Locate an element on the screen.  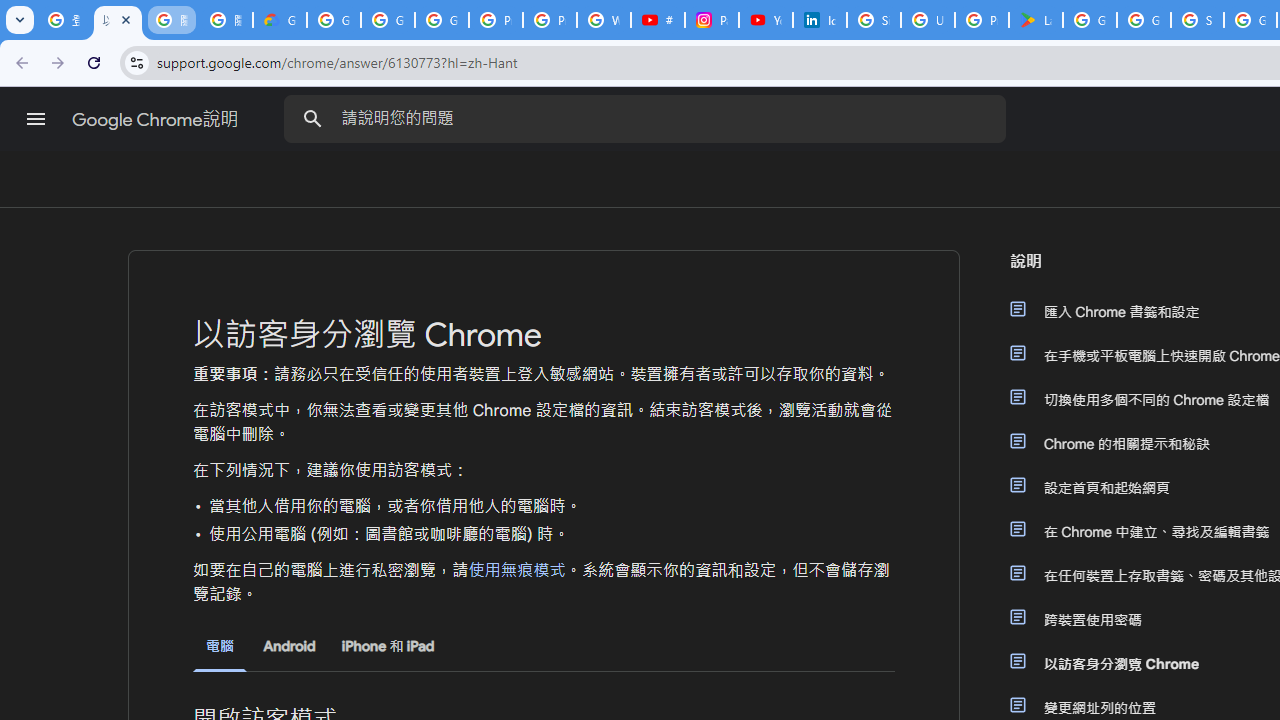
'Google Workspace - Specific Terms' is located at coordinates (1144, 20).